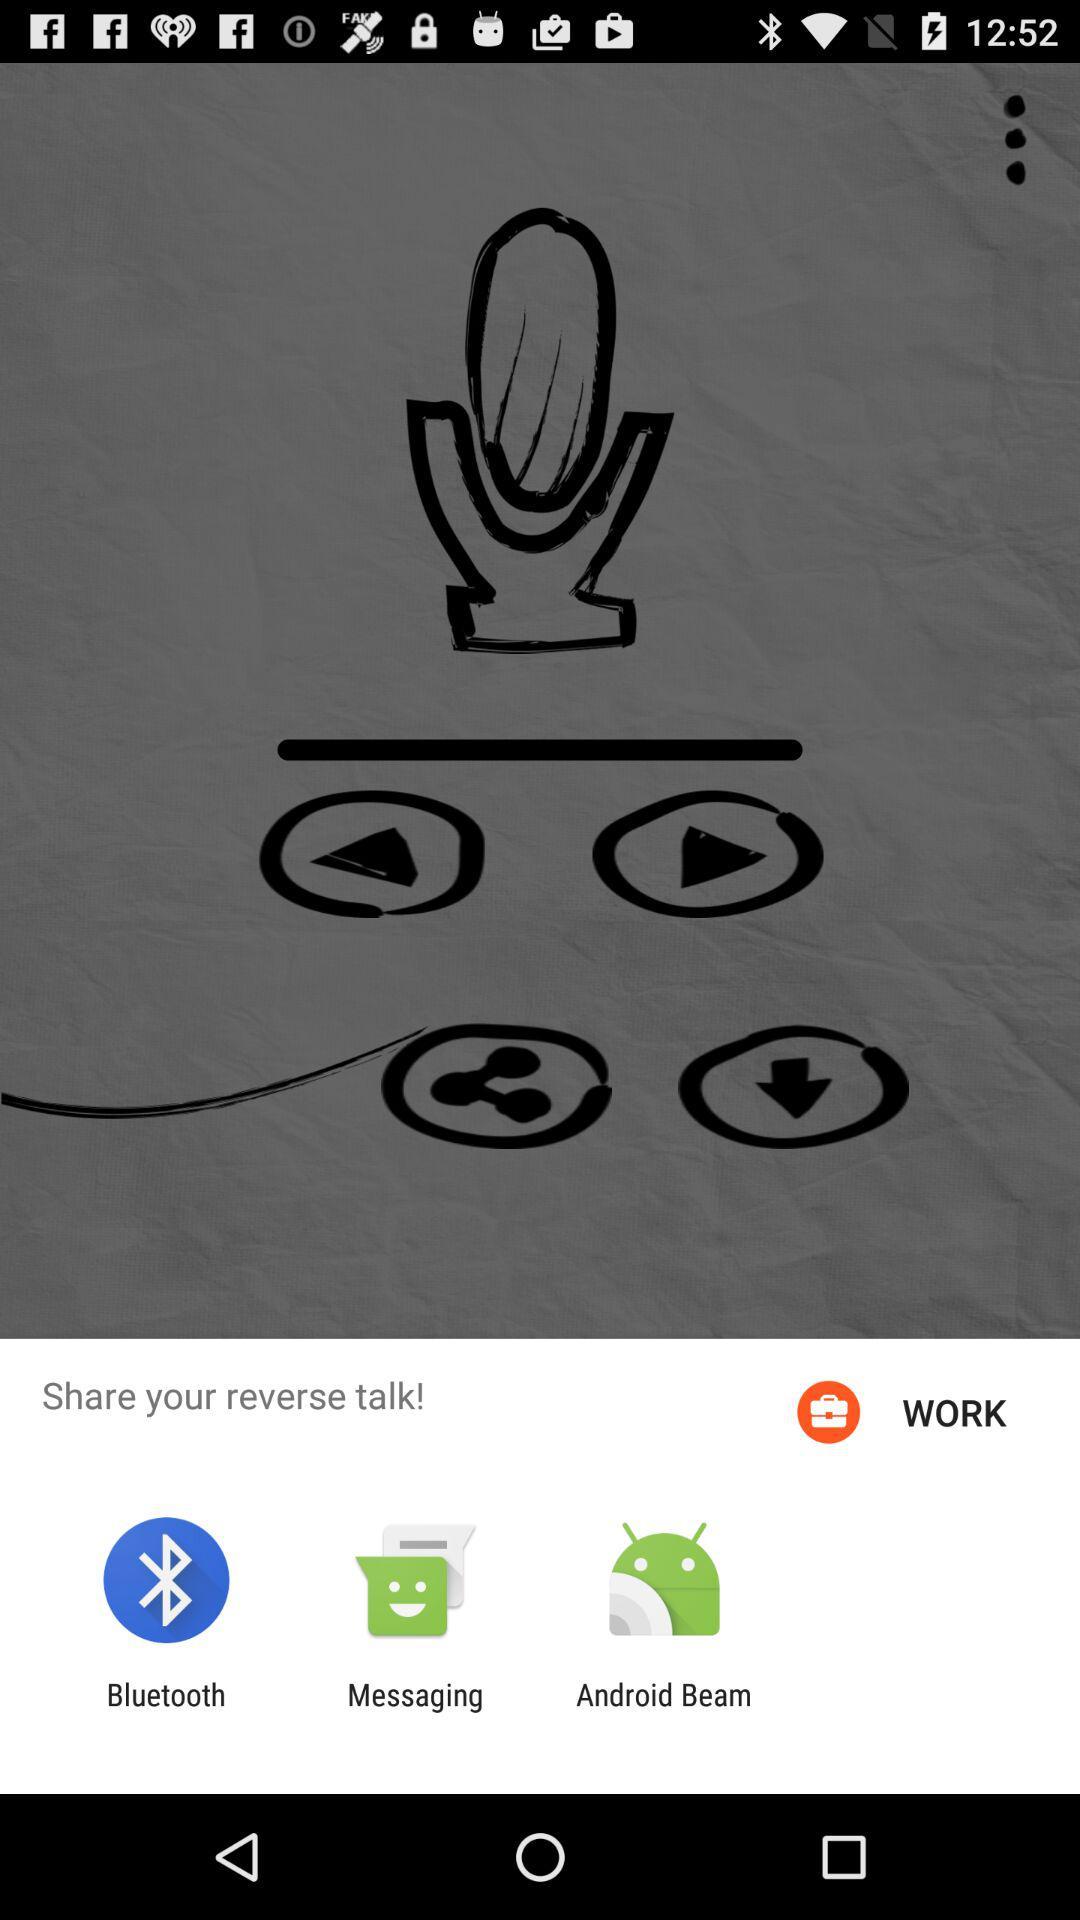 The image size is (1080, 1920). I want to click on the item next to android beam item, so click(414, 1711).